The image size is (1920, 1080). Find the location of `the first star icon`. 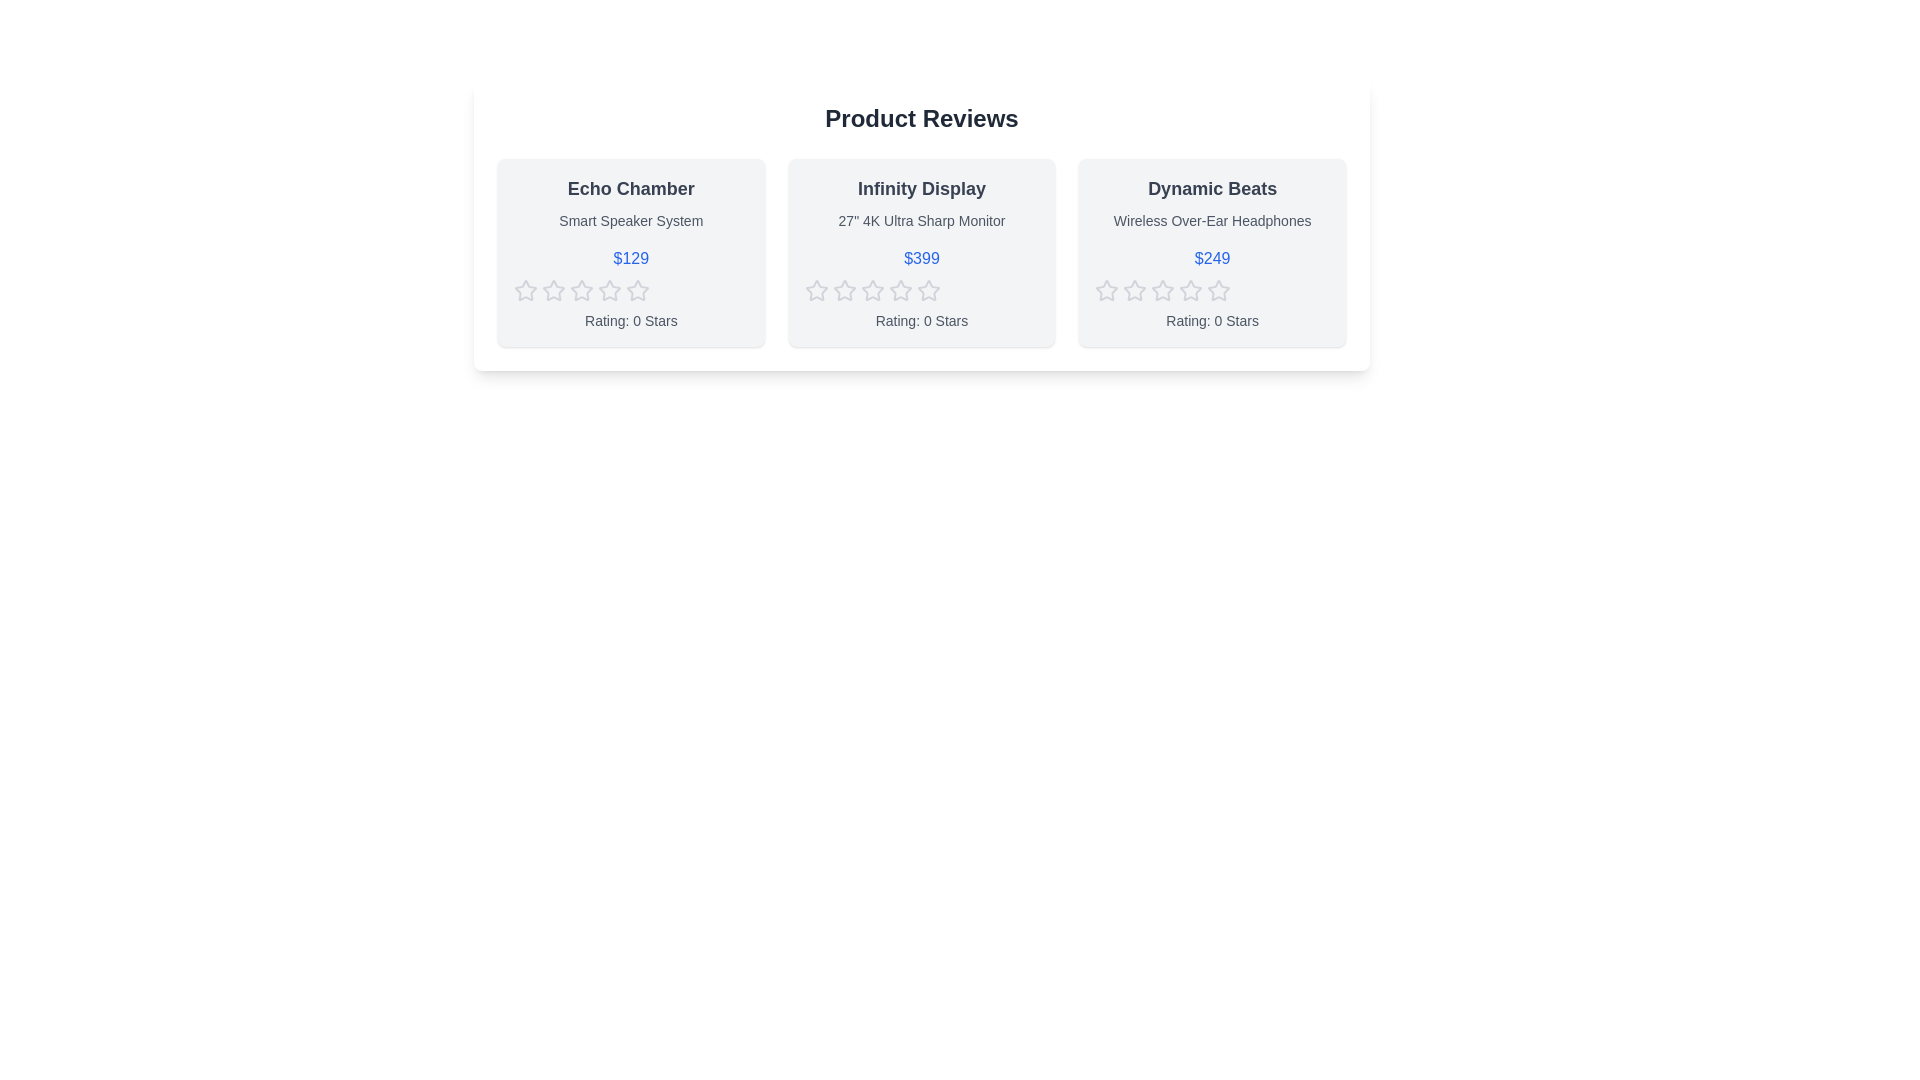

the first star icon is located at coordinates (1134, 289).